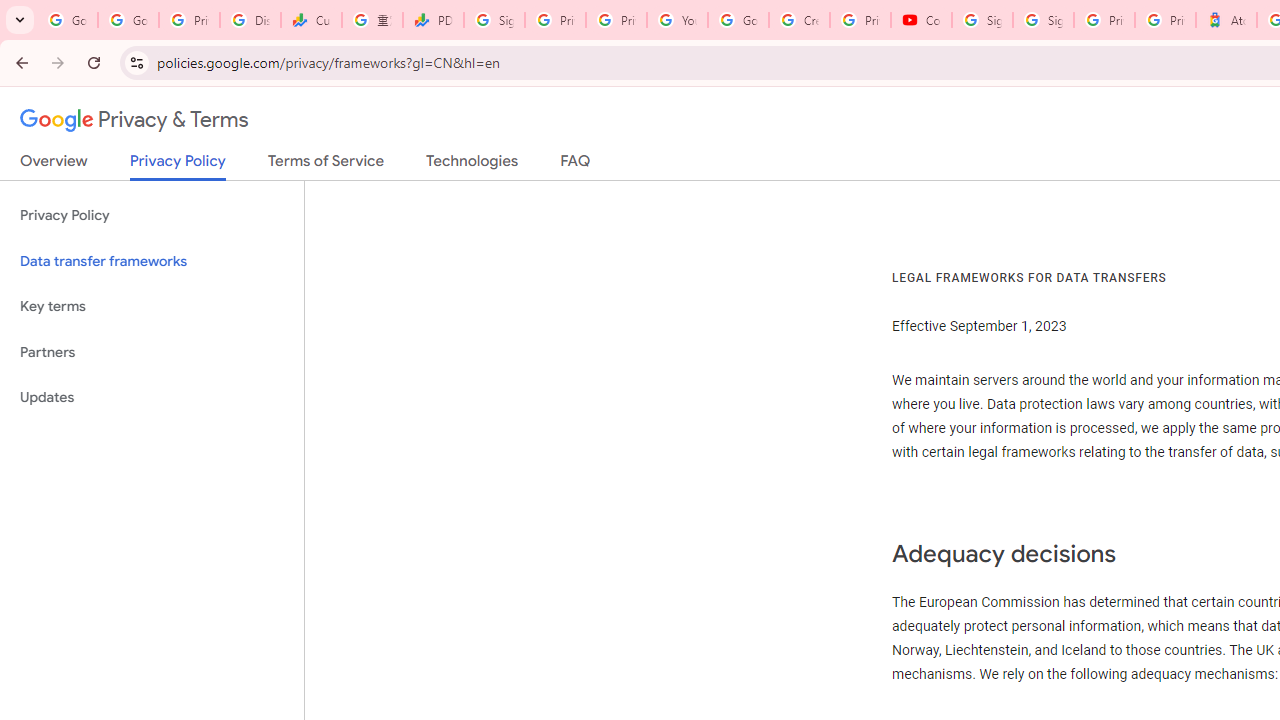  Describe the element at coordinates (310, 20) in the screenshot. I see `'Currencies - Google Finance'` at that location.